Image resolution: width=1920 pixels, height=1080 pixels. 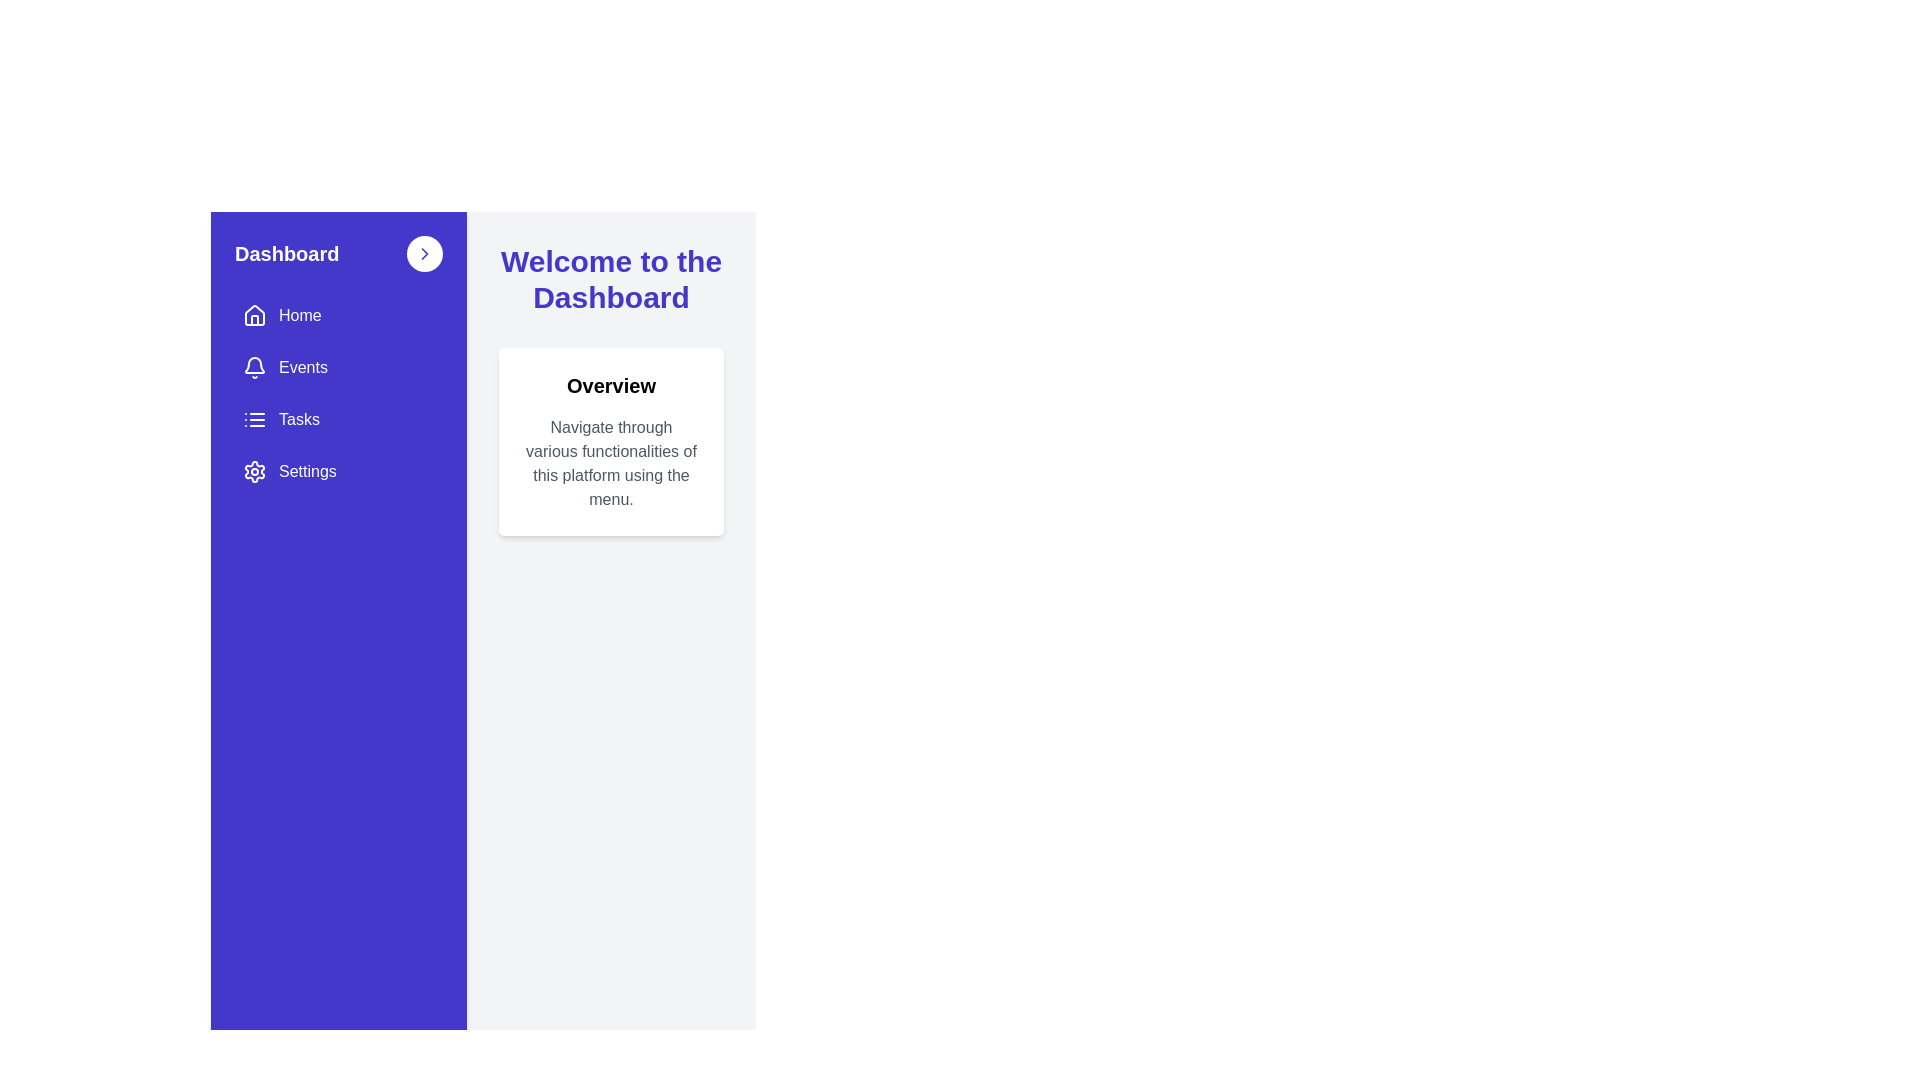 I want to click on the 'Settings' text label, which is styled in white text color against a blue background, located at the bottom of the vertical navigation menu on the left side of the interface, so click(x=306, y=471).